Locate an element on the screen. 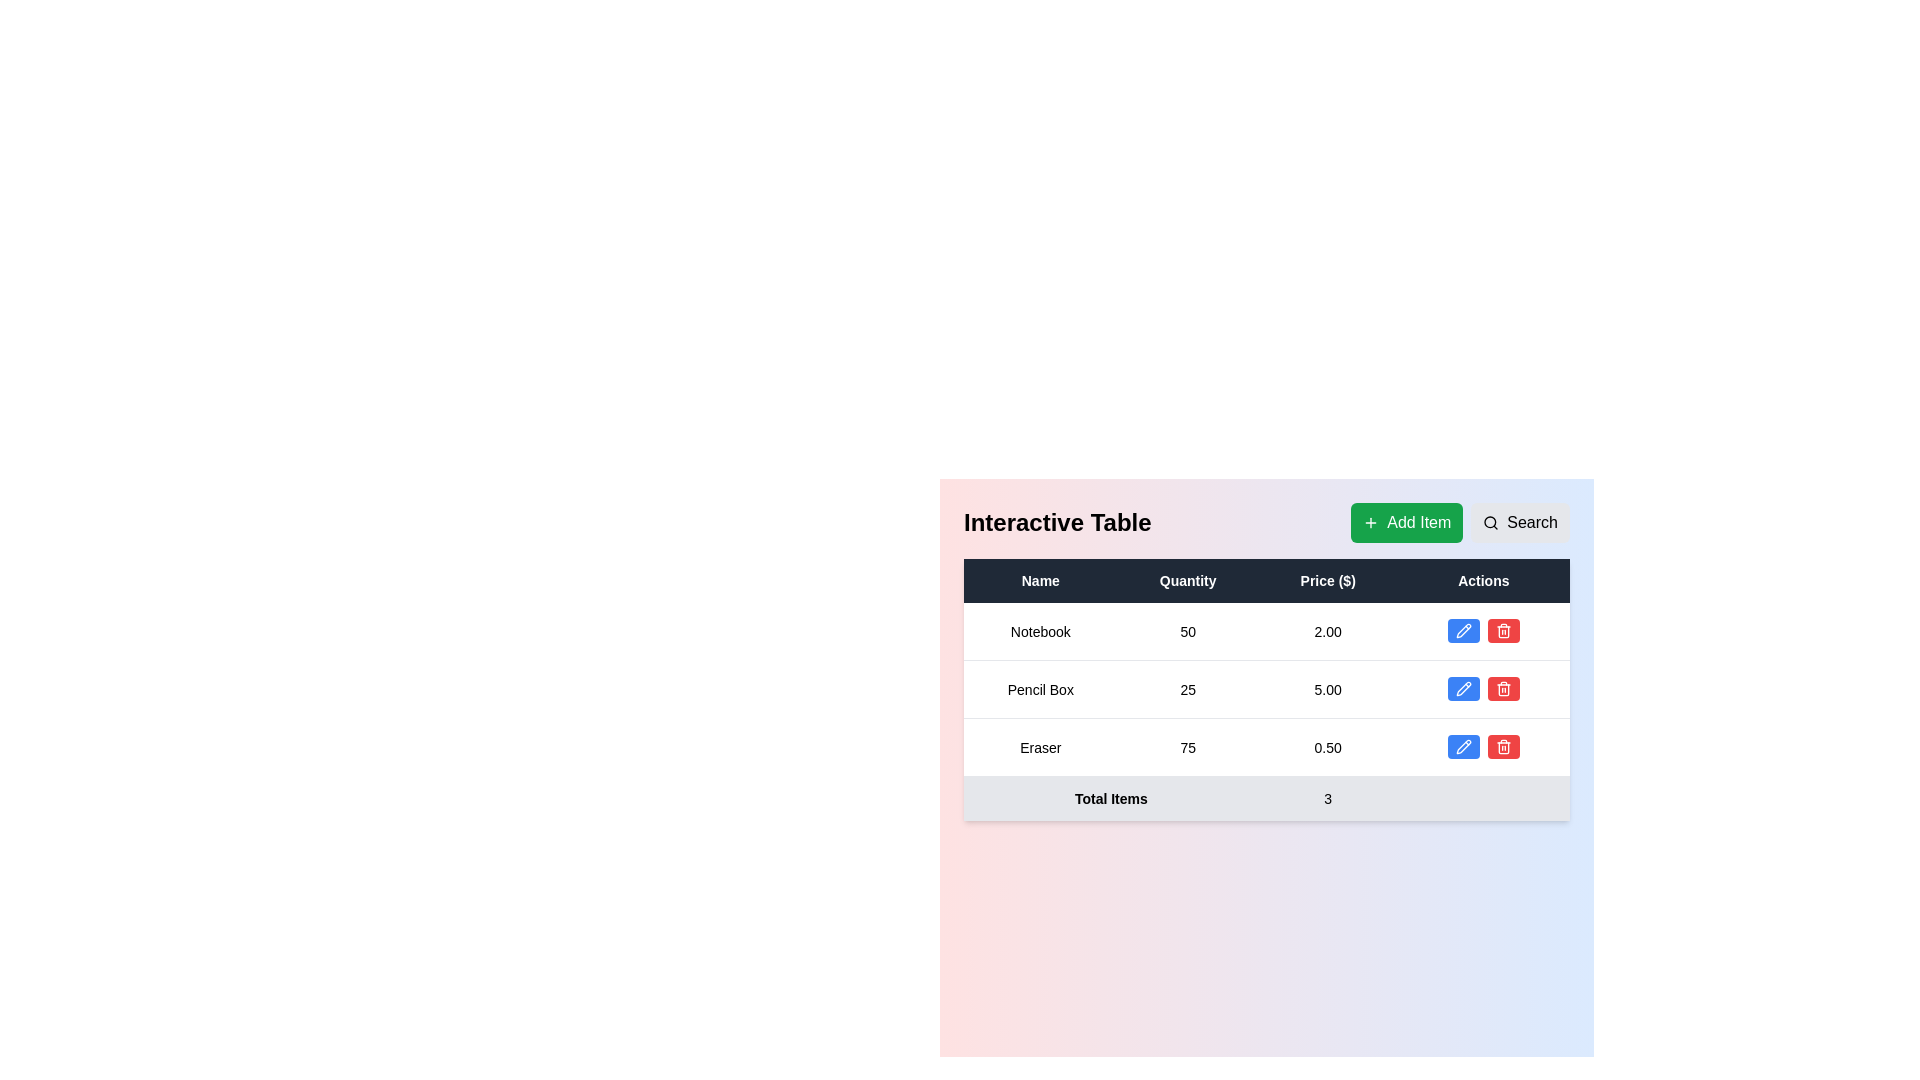 The image size is (1920, 1080). the small red trash icon inside the delete button located in the 'Actions' column of the table row labeled 'Pencil Box' is located at coordinates (1503, 688).